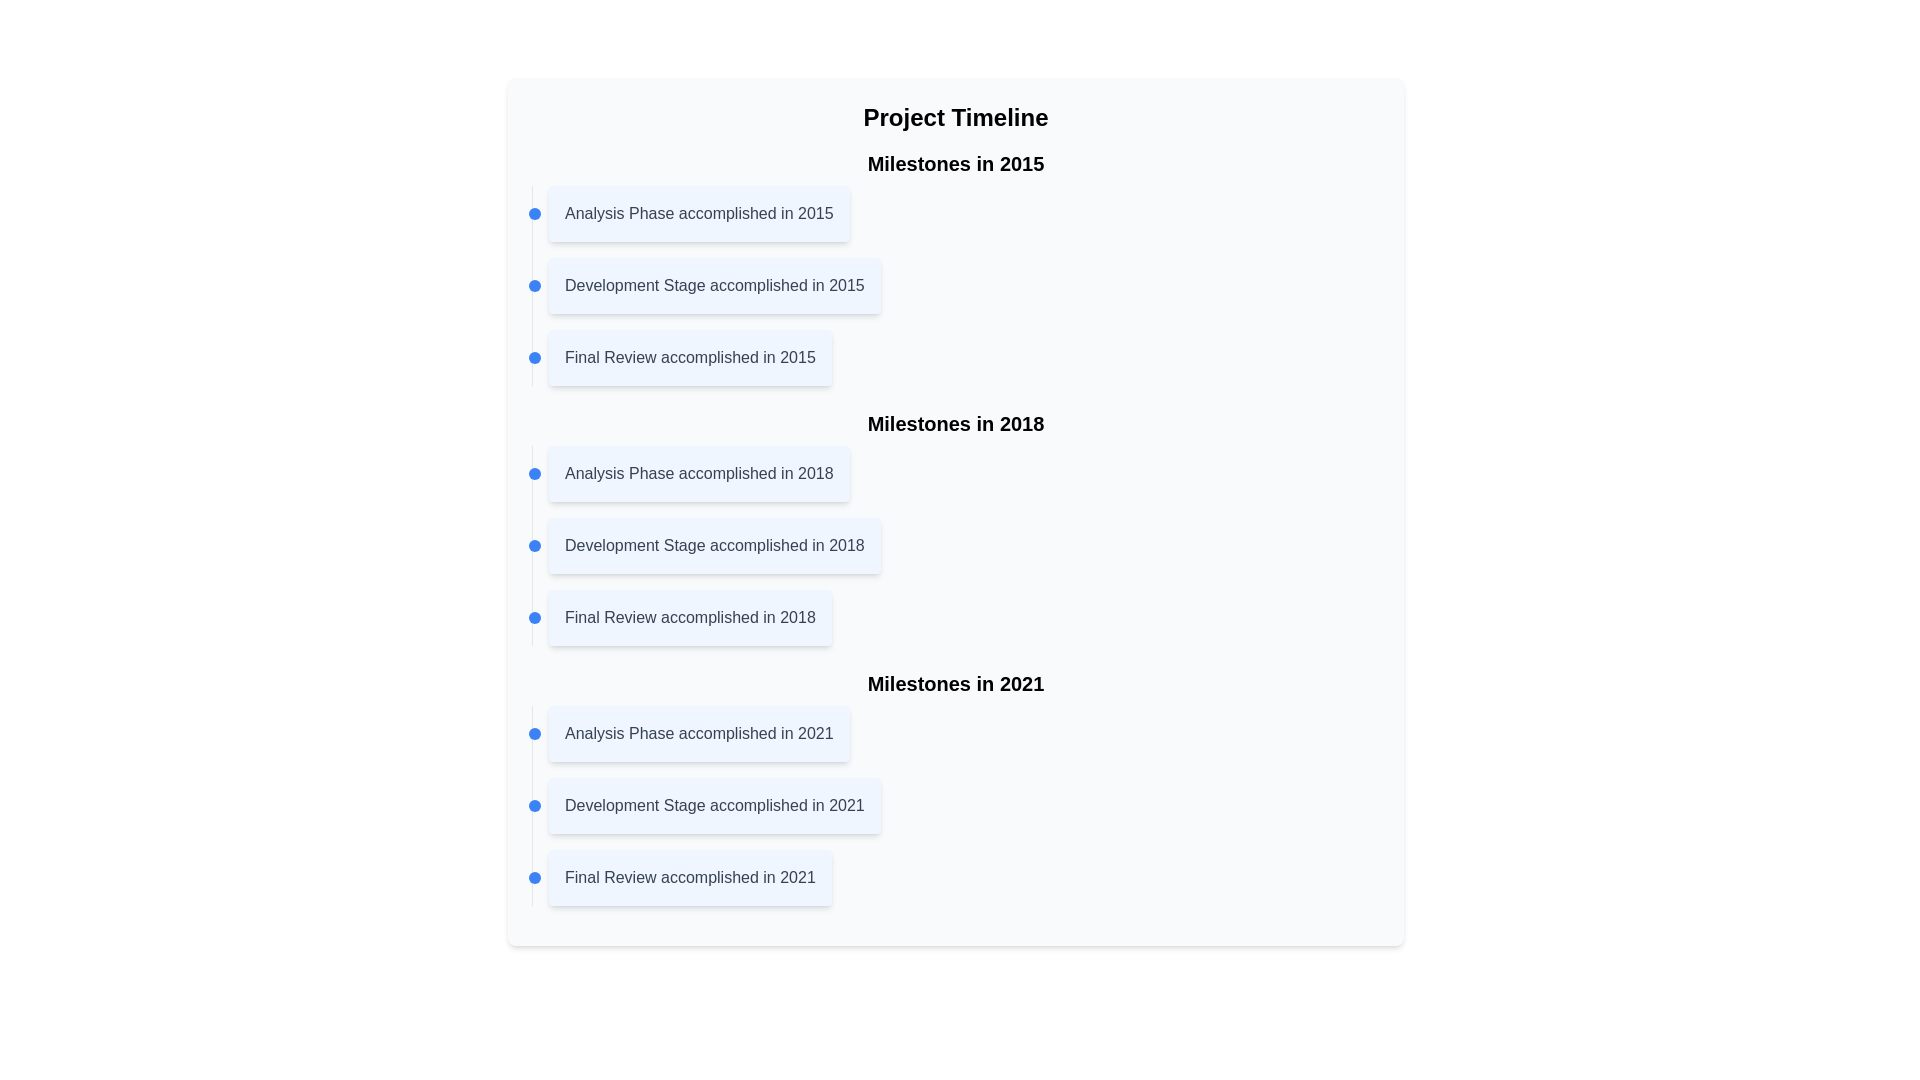  Describe the element at coordinates (690, 357) in the screenshot. I see `text element that signifies the final review phase accomplished in 2015, which is the third entry under the 'Milestones in 2015' section of the timeline` at that location.